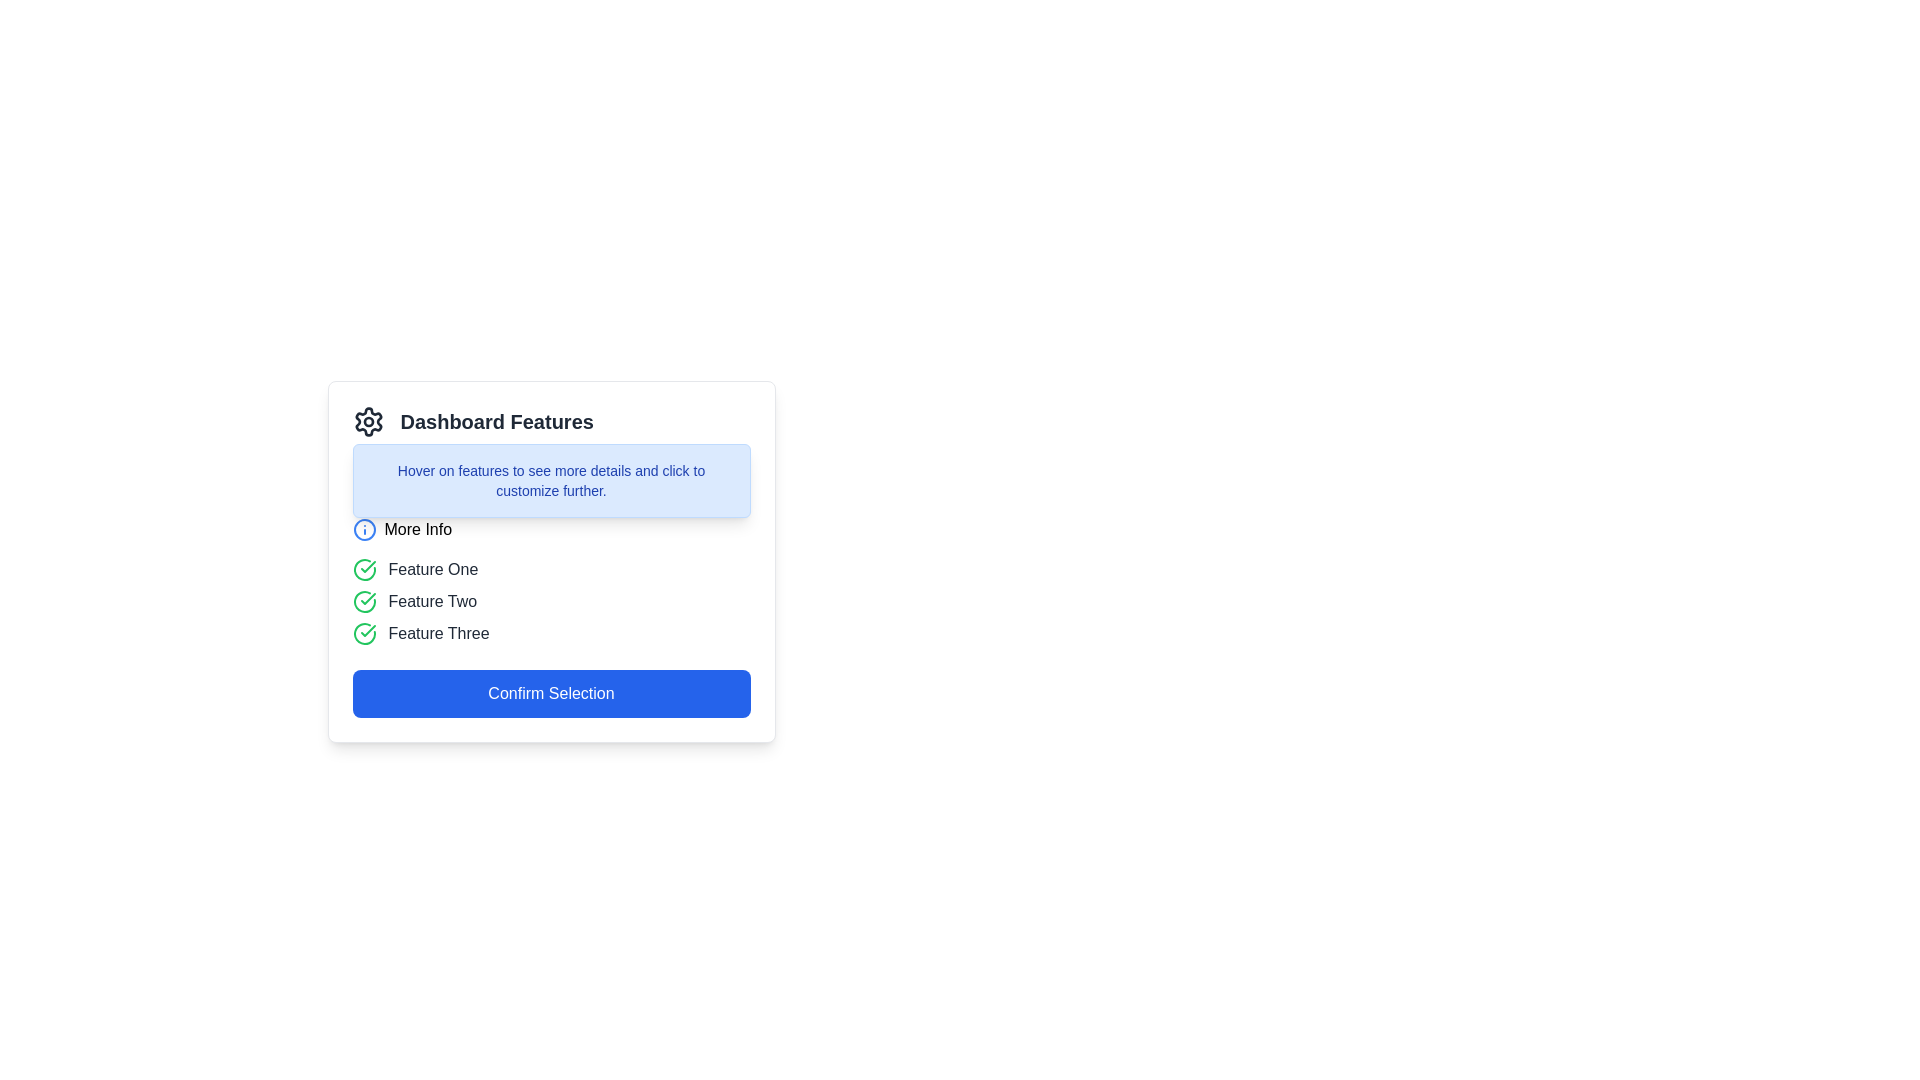 The height and width of the screenshot is (1080, 1920). I want to click on the 'More Info' text label and icon combination, which is styled in blue and located in the top region of a prominent card, so click(401, 528).